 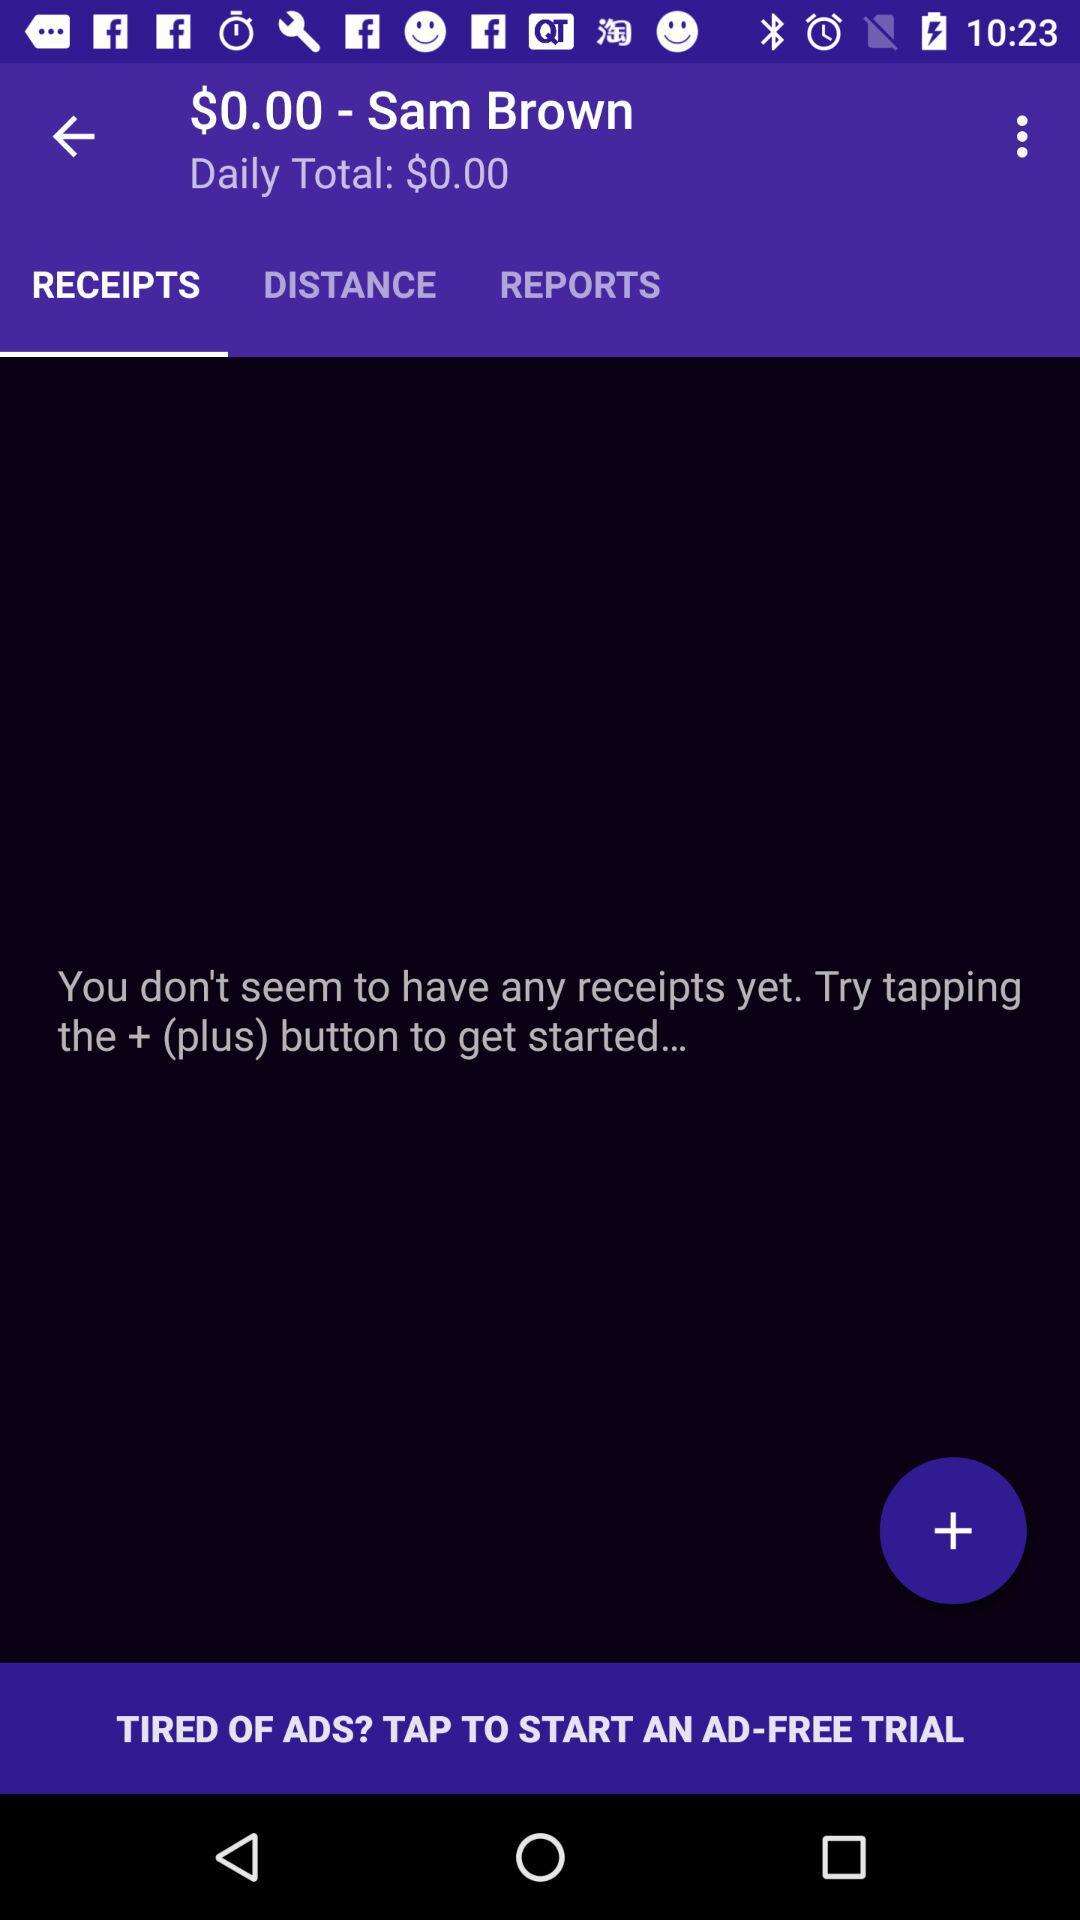 I want to click on the item below the daily total 0 item, so click(x=348, y=282).